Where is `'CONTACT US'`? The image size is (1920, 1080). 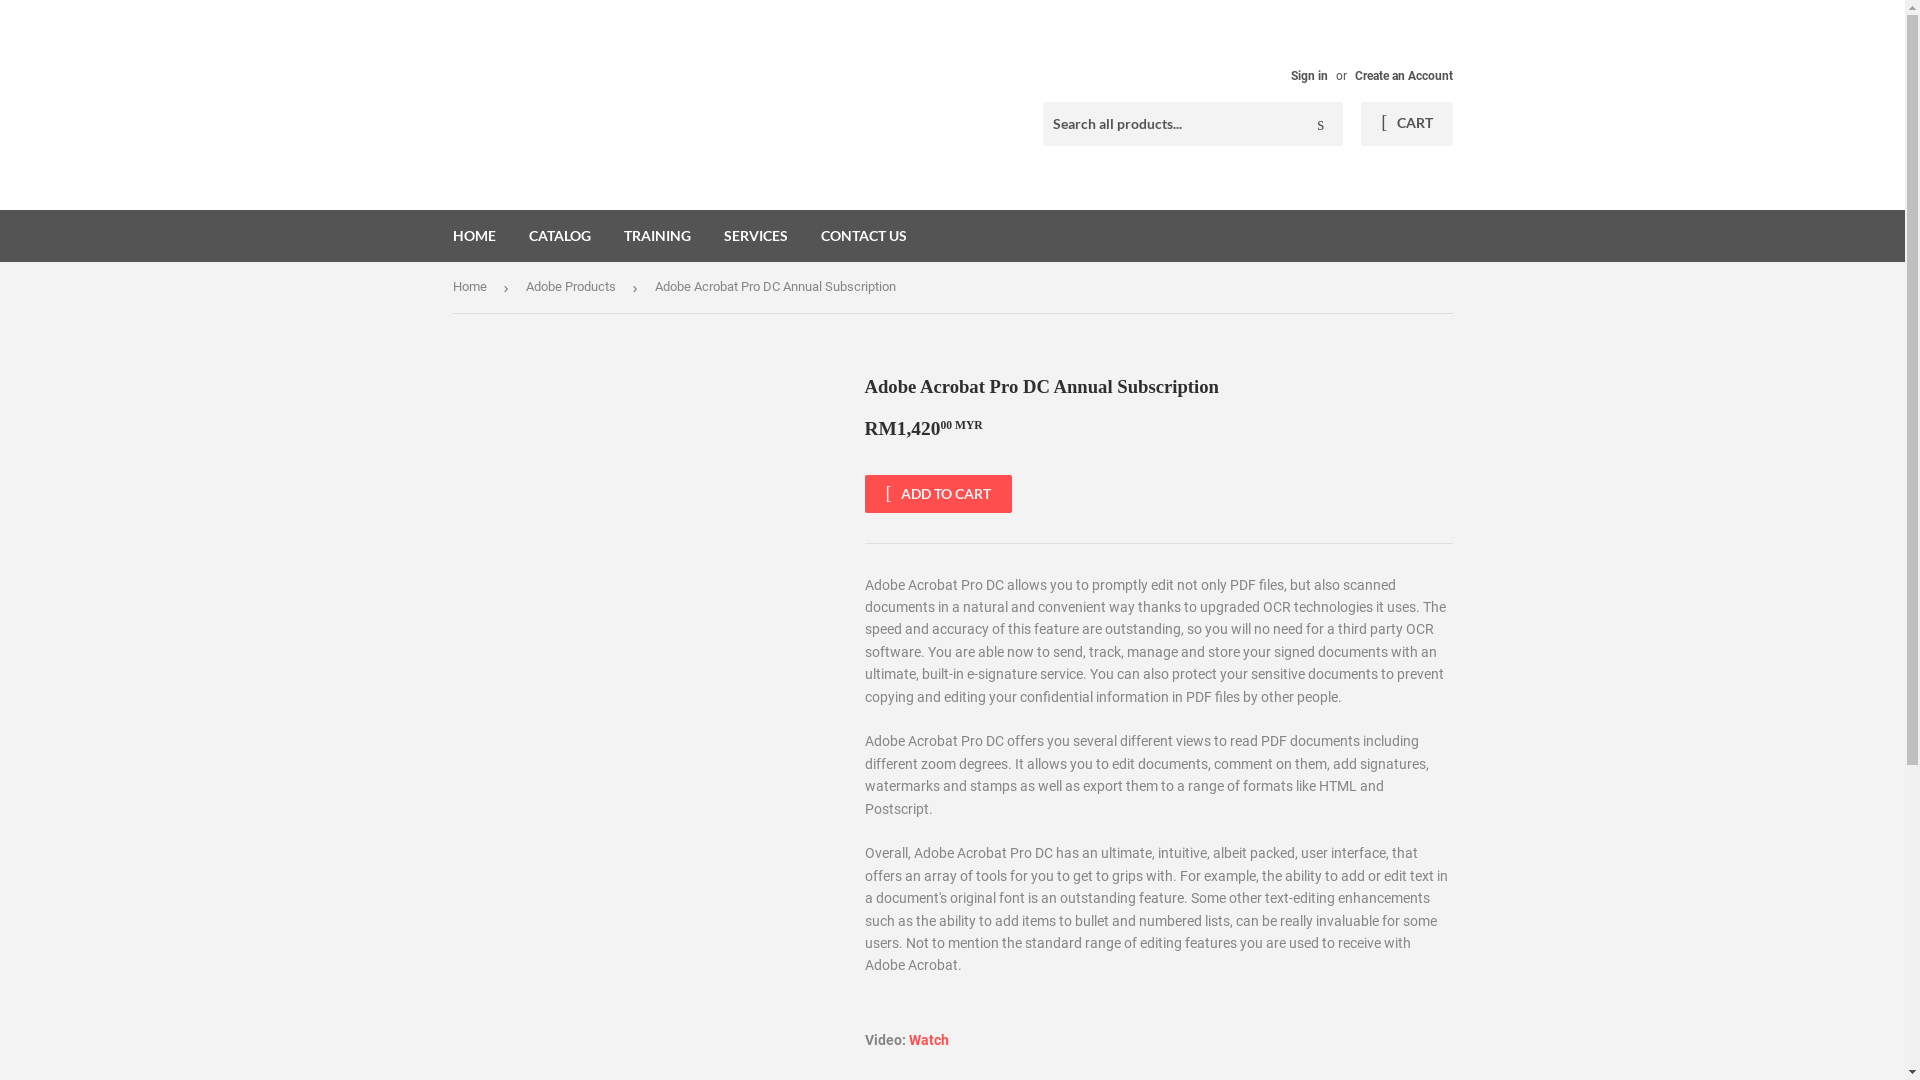
'CONTACT US' is located at coordinates (864, 234).